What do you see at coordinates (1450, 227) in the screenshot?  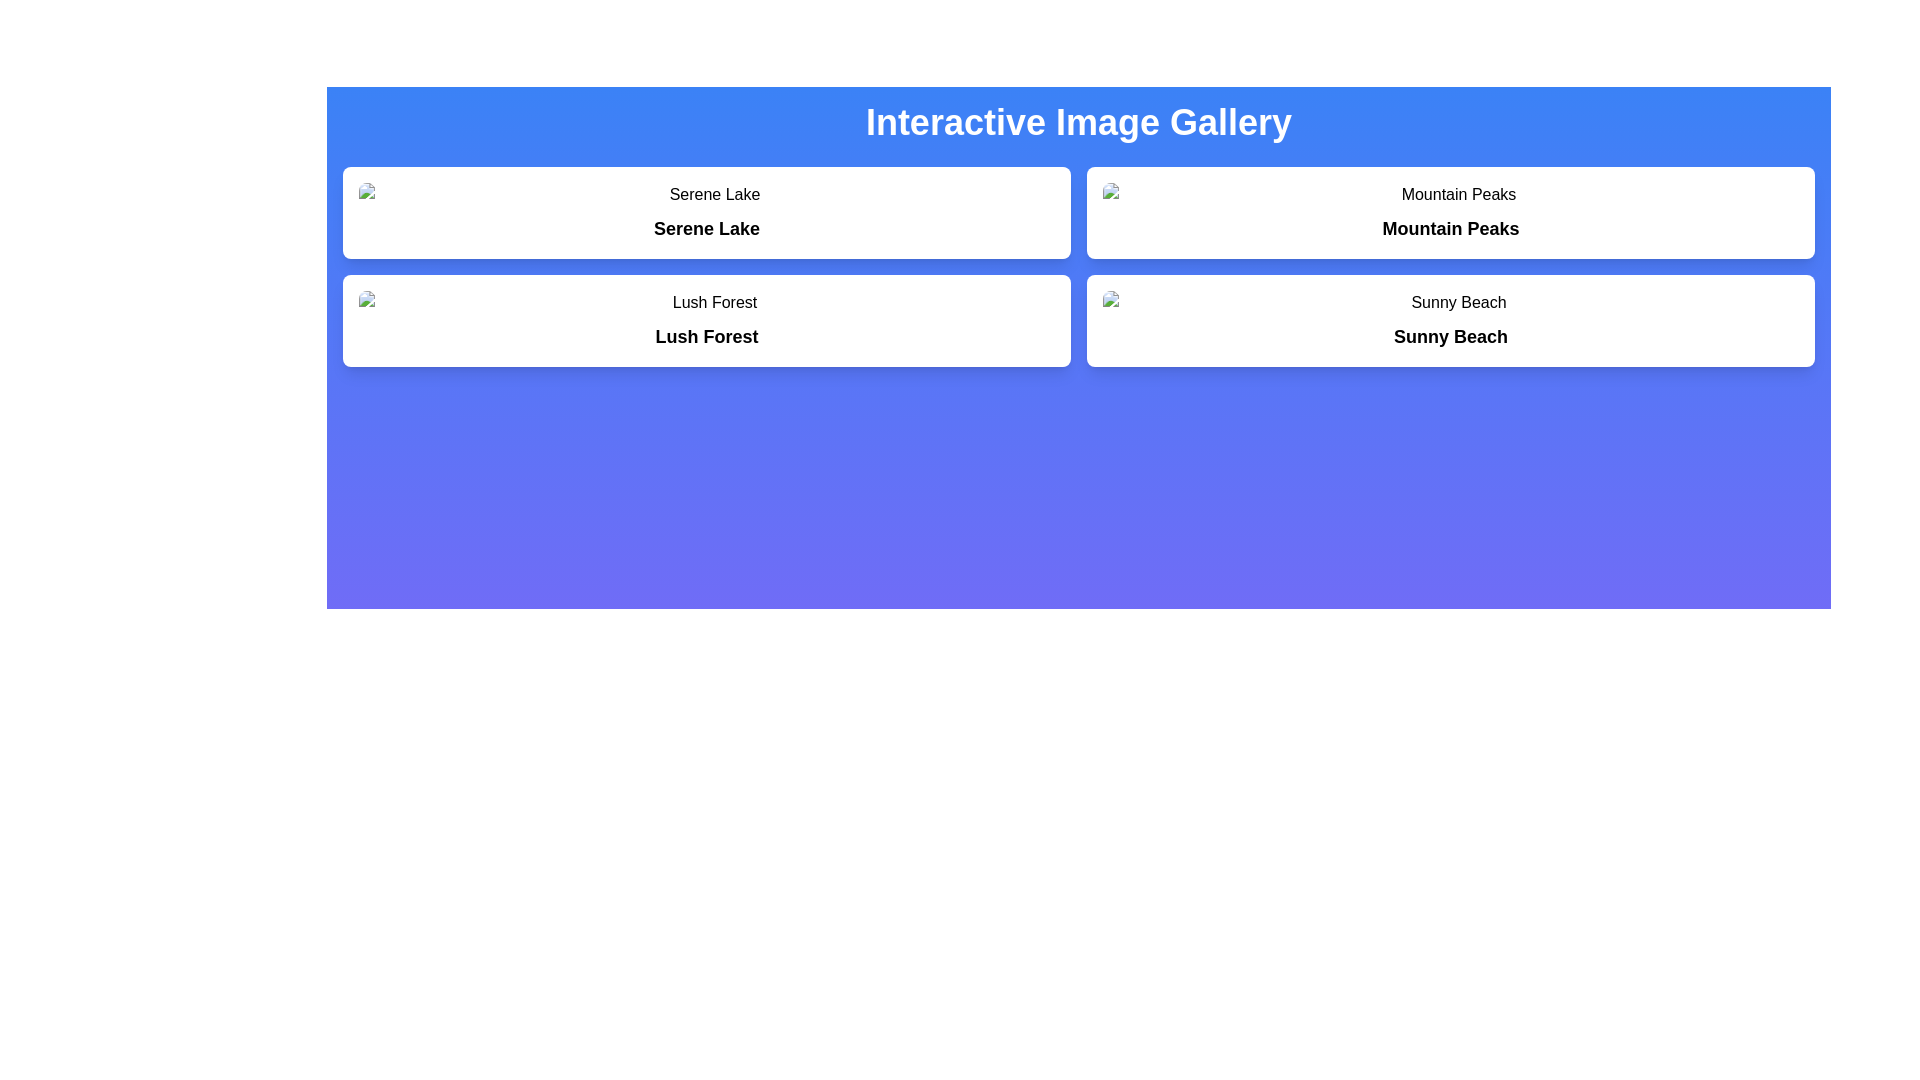 I see `the 'Mountain Peaks' text label located in the top-right section of the card component, situated below an image placeholder` at bounding box center [1450, 227].